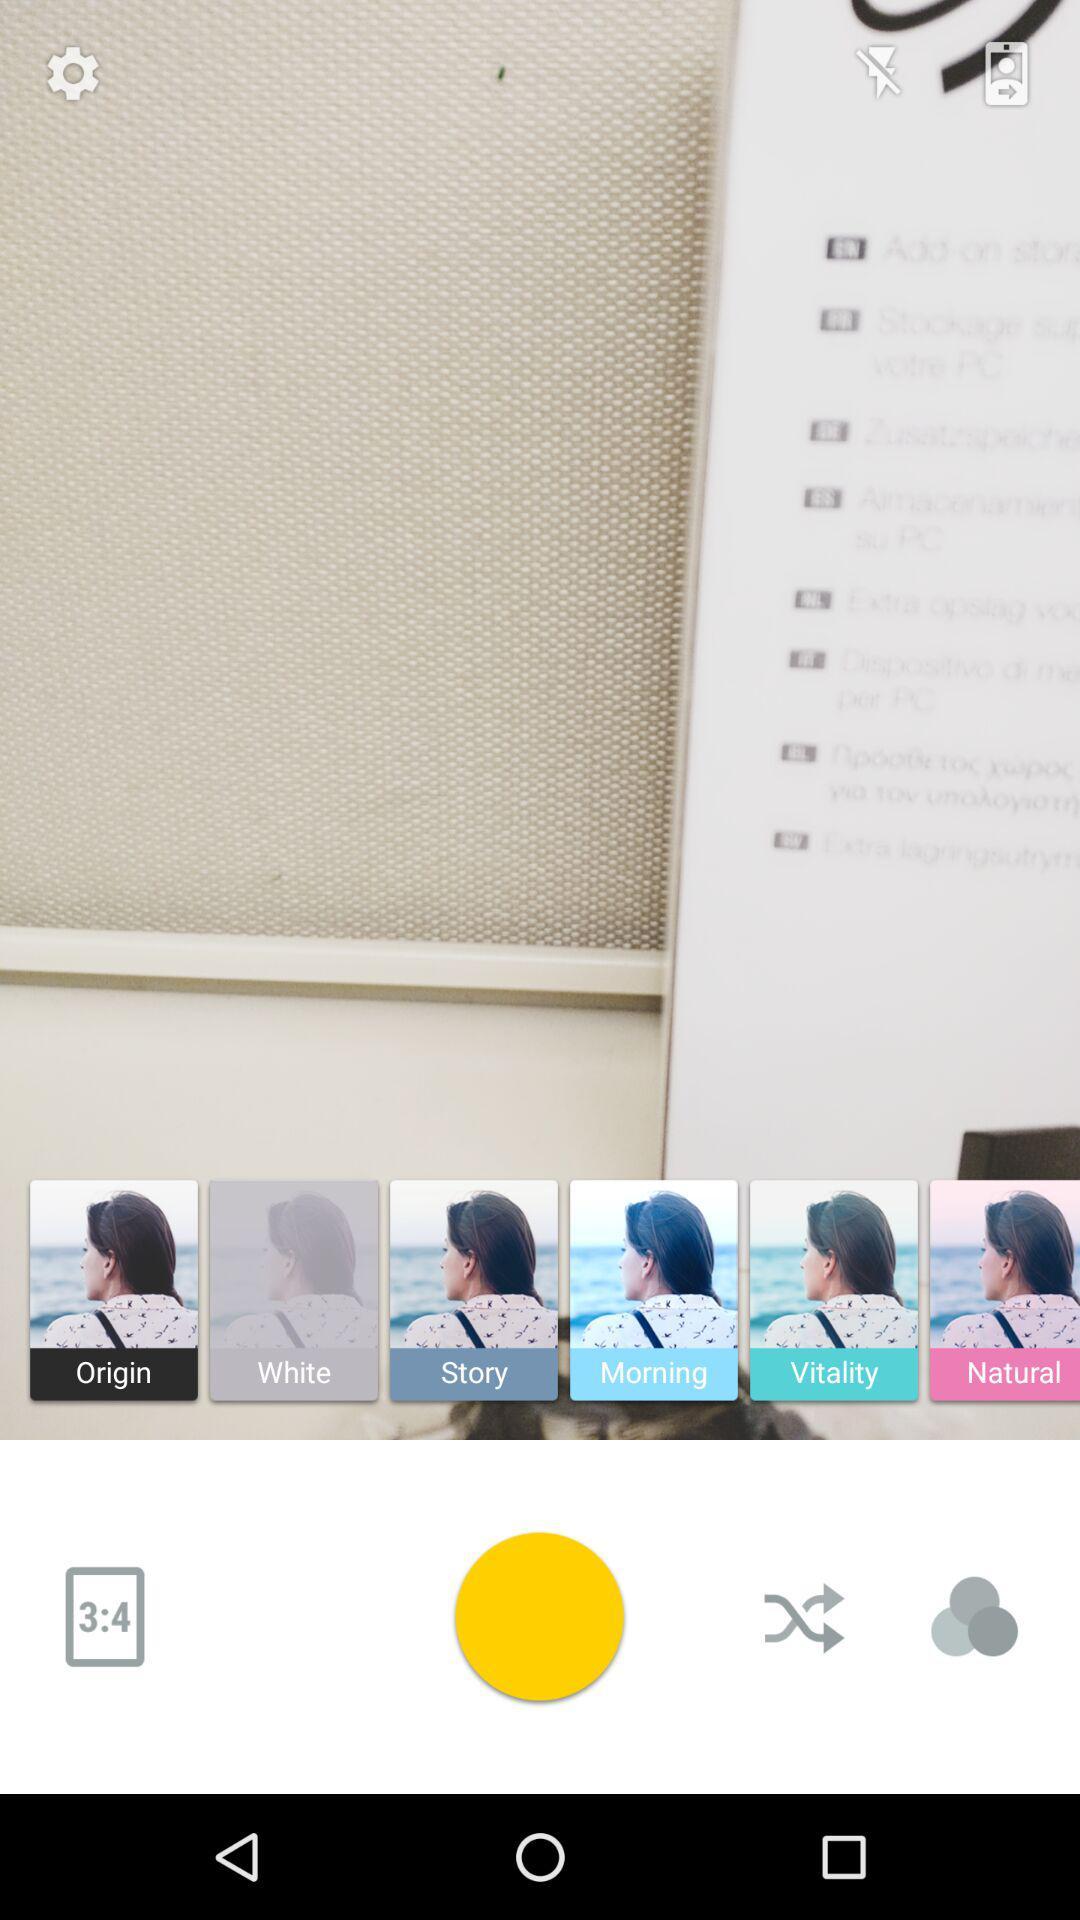 The height and width of the screenshot is (1920, 1080). I want to click on the settings icon, so click(72, 73).